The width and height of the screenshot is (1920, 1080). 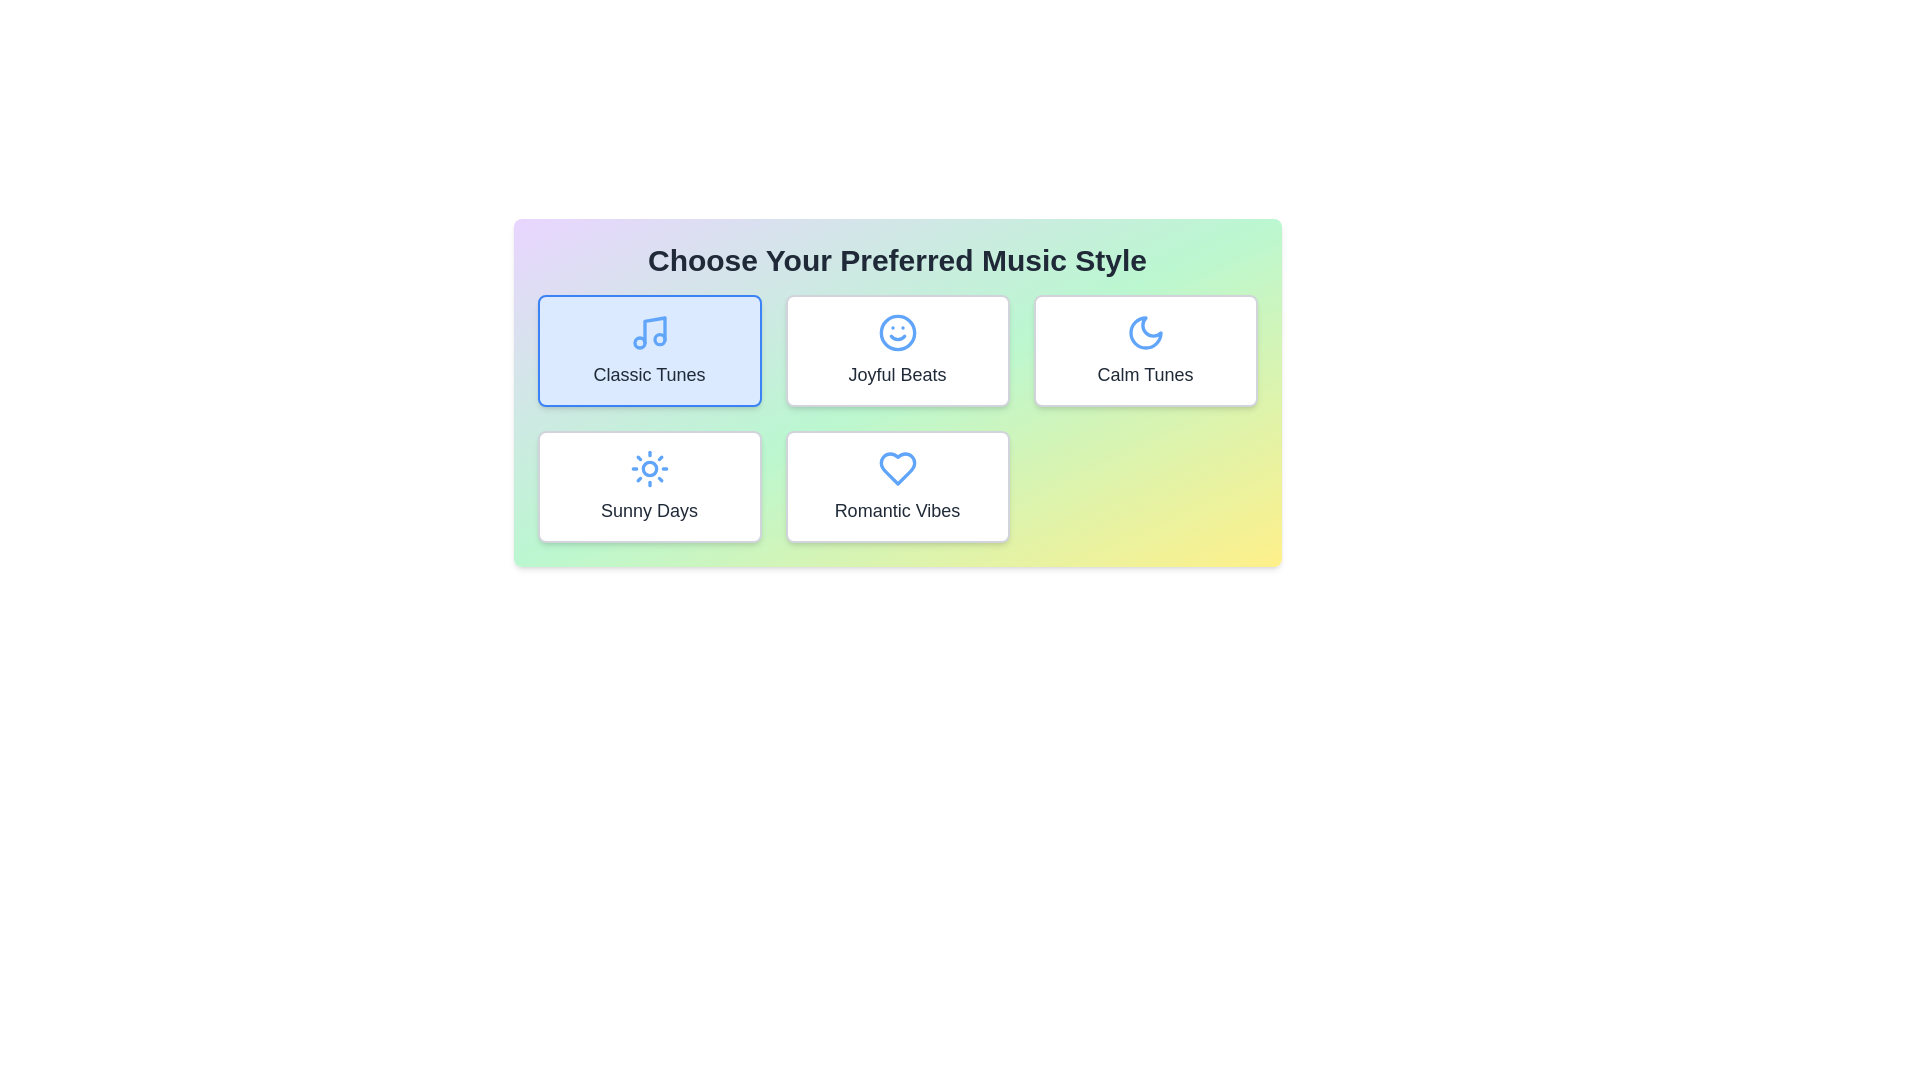 What do you see at coordinates (896, 393) in the screenshot?
I see `the 'Joyful Beats' button, the second button from the left in the grid of music styles within the card module titled 'Choose Your Preferred Music Style'` at bounding box center [896, 393].